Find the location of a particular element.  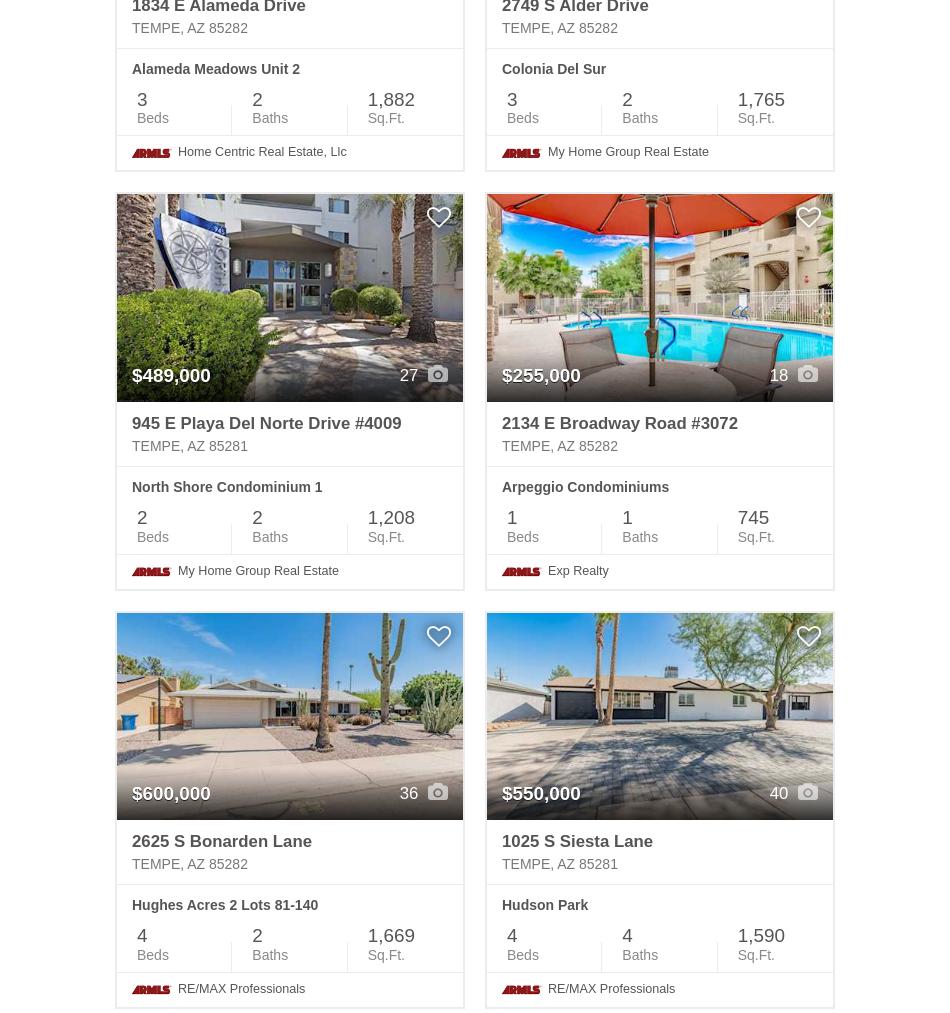

'Exp Realty' is located at coordinates (577, 570).